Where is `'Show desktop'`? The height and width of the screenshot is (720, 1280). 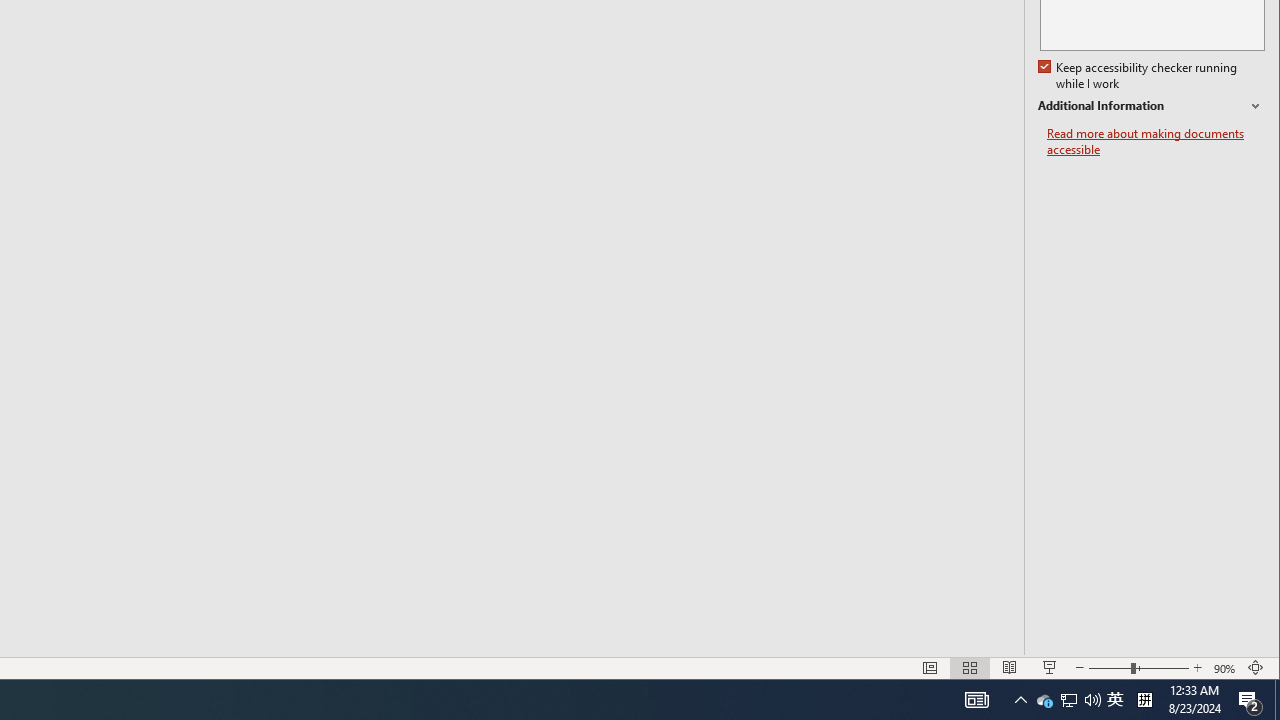 'Show desktop' is located at coordinates (1276, 698).